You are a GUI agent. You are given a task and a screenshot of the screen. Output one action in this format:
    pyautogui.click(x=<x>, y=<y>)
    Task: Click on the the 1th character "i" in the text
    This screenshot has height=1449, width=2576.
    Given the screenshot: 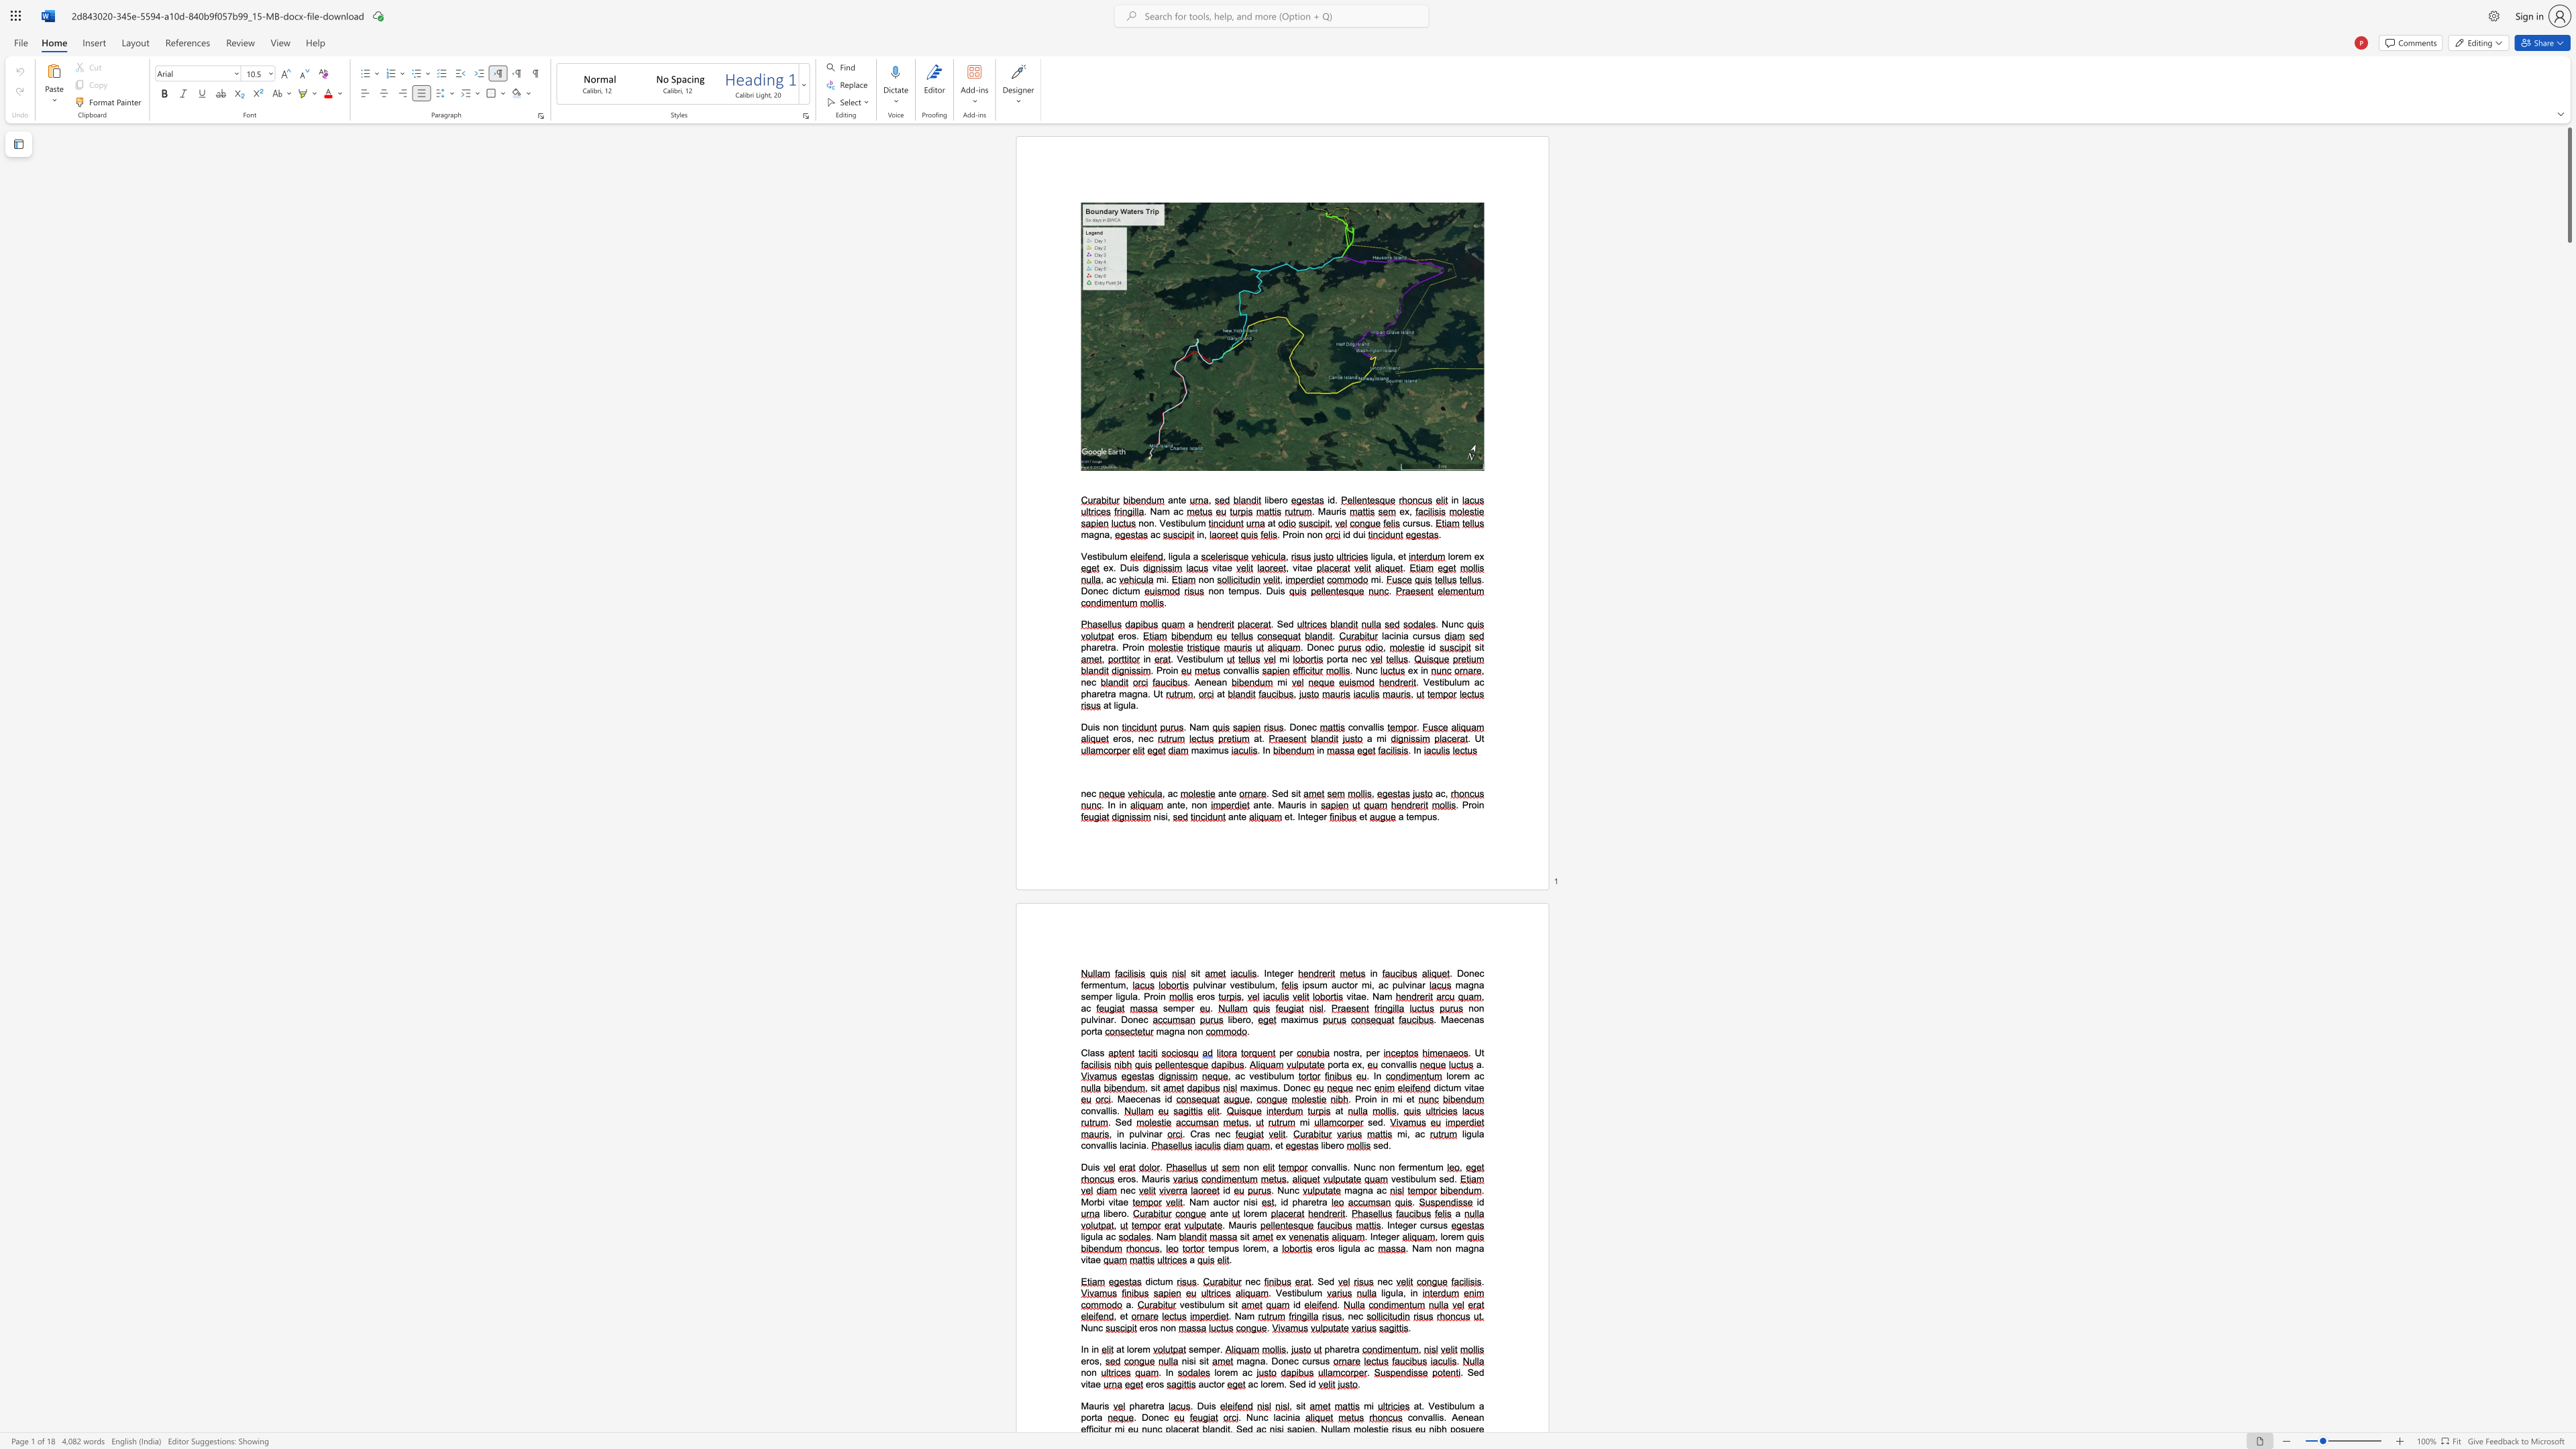 What is the action you would take?
    pyautogui.click(x=1393, y=635)
    